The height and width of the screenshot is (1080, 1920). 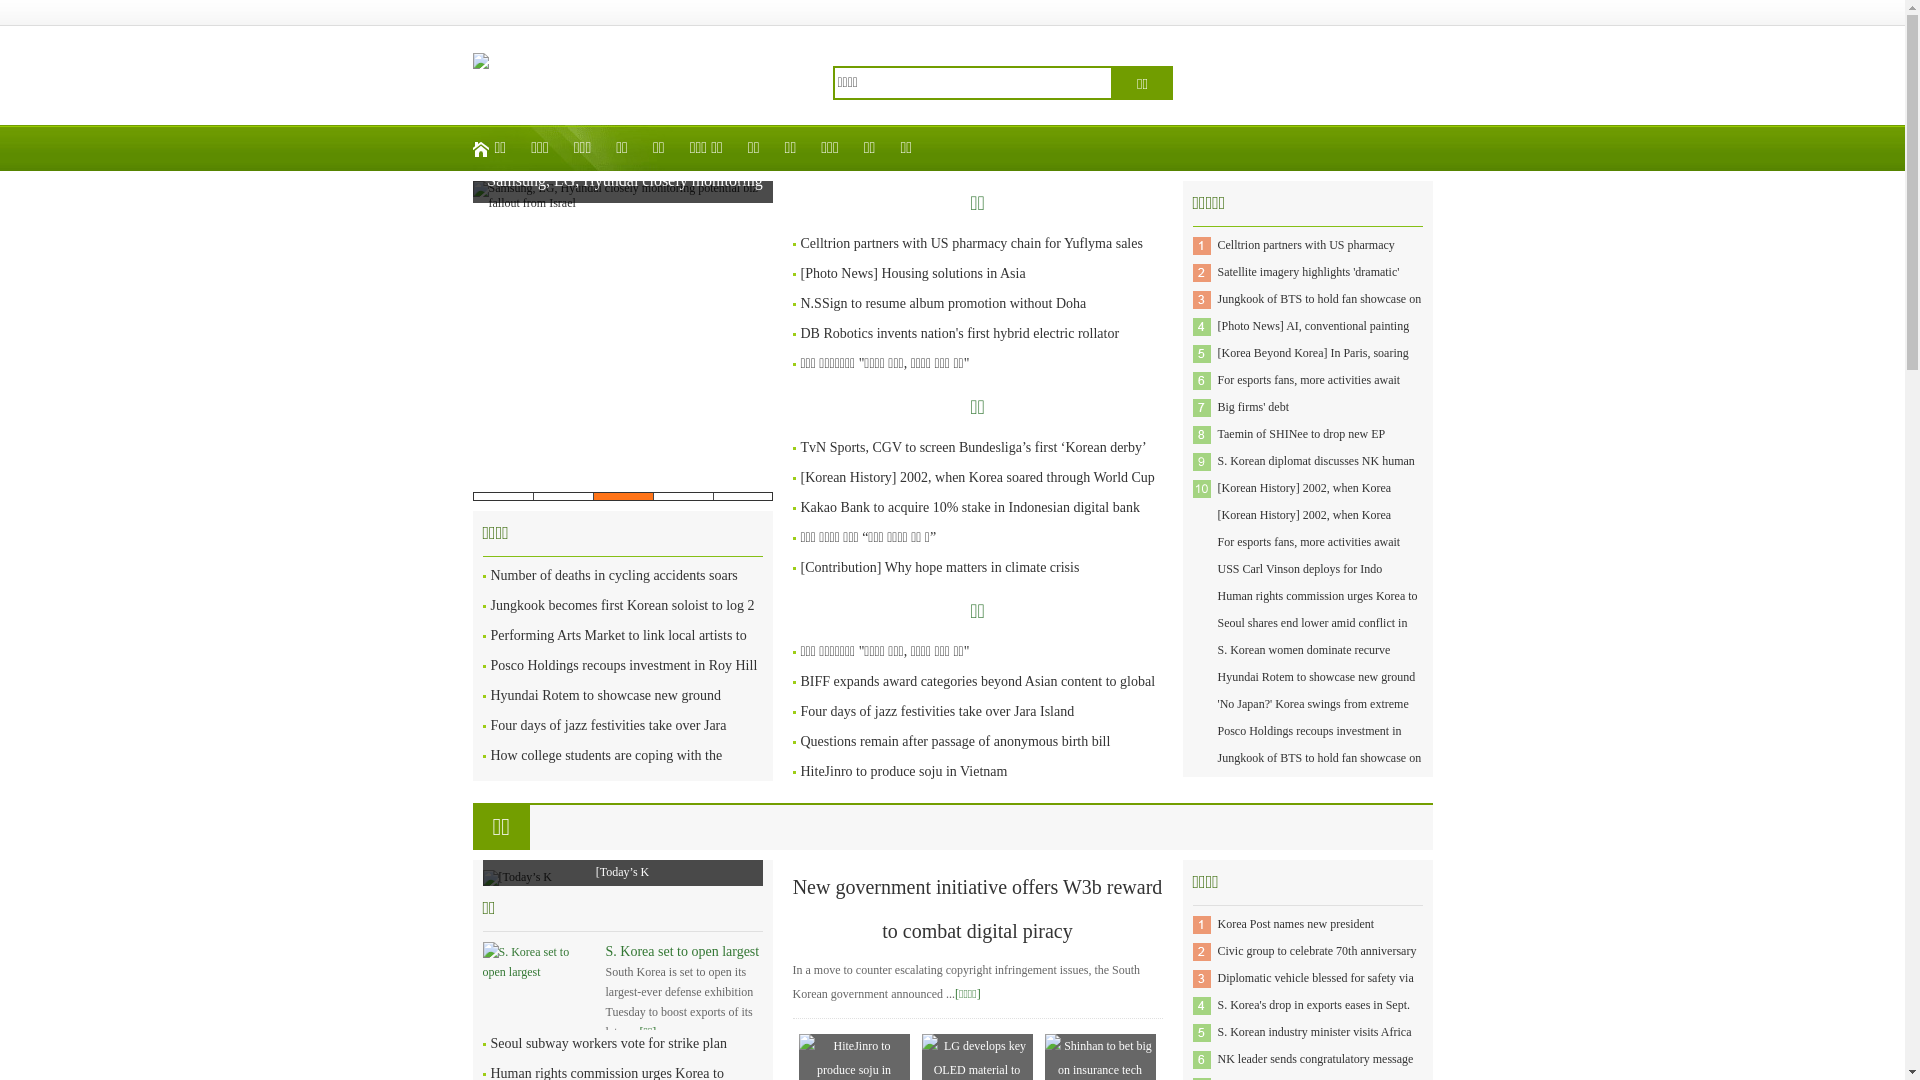 What do you see at coordinates (604, 950) in the screenshot?
I see `'S. Korea set to open largest'` at bounding box center [604, 950].